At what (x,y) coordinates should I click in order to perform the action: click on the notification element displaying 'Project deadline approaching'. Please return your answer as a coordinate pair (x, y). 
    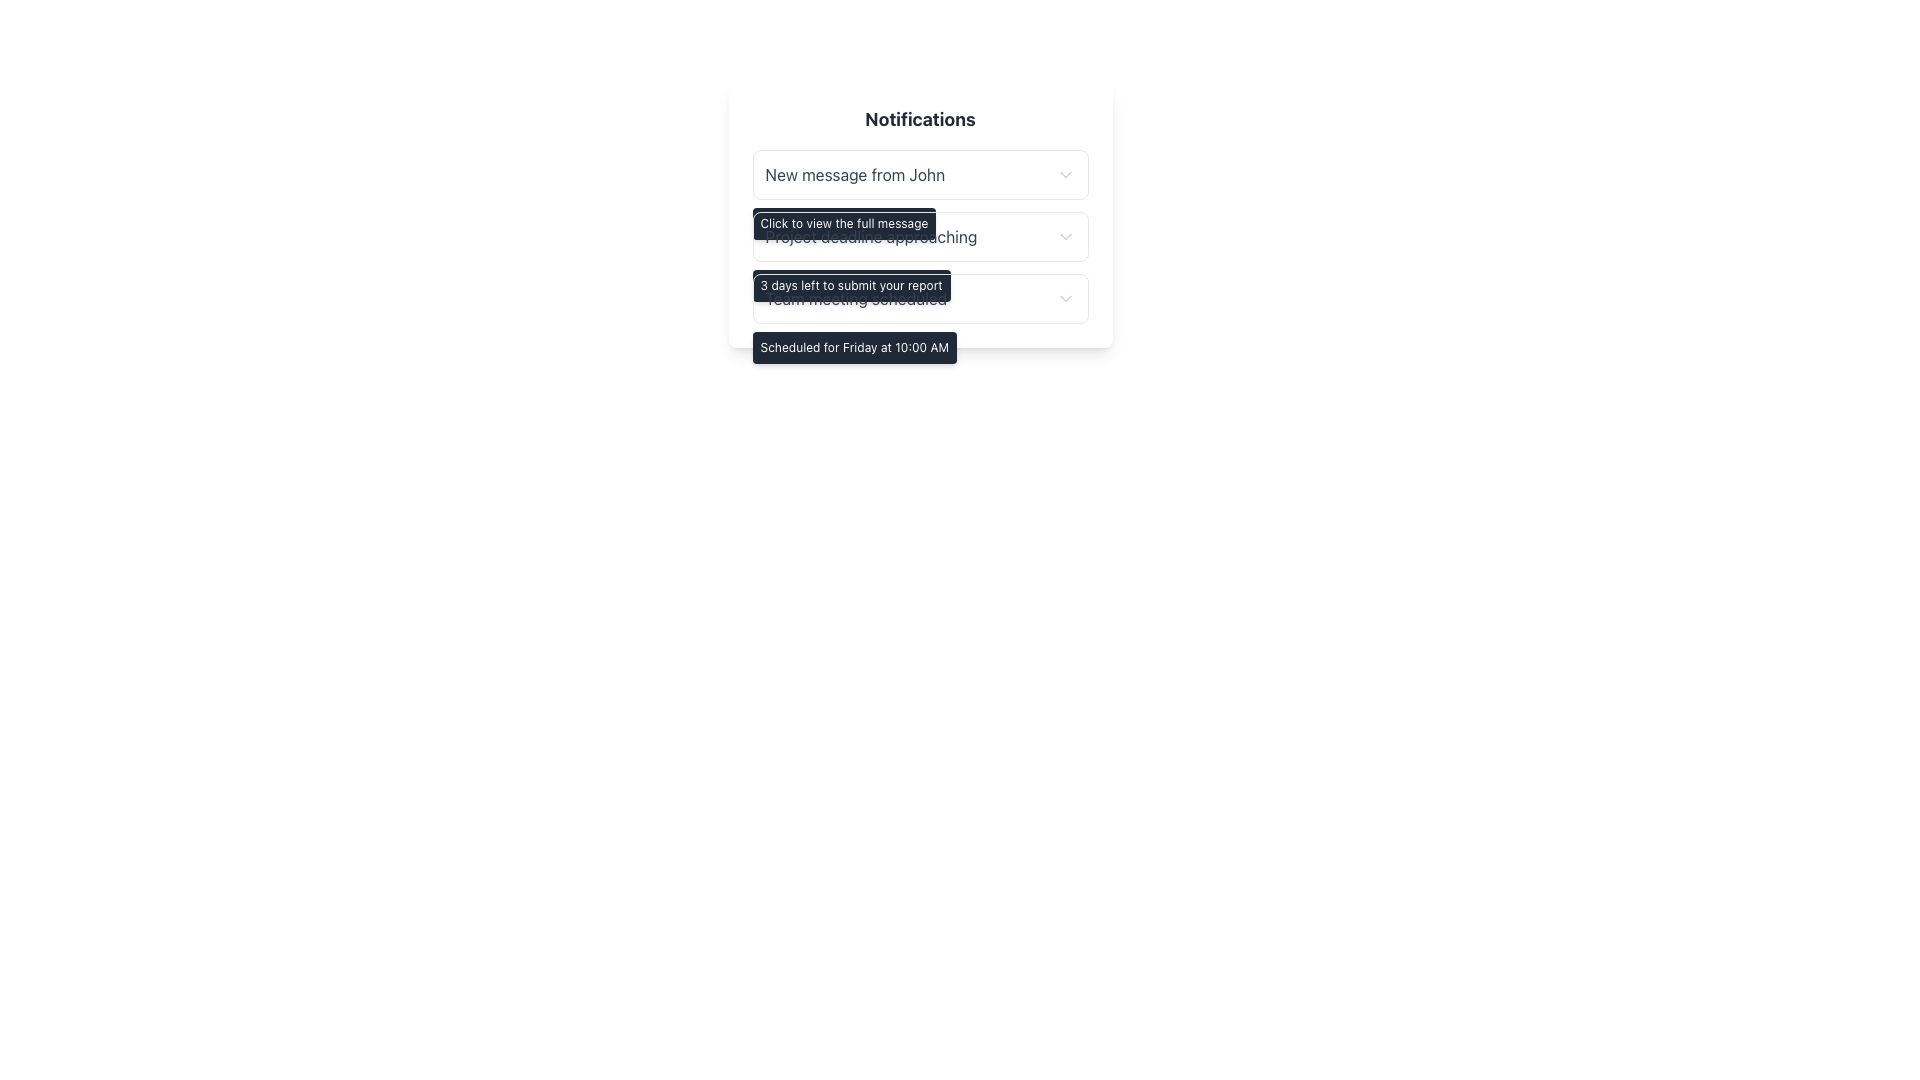
    Looking at the image, I should click on (919, 235).